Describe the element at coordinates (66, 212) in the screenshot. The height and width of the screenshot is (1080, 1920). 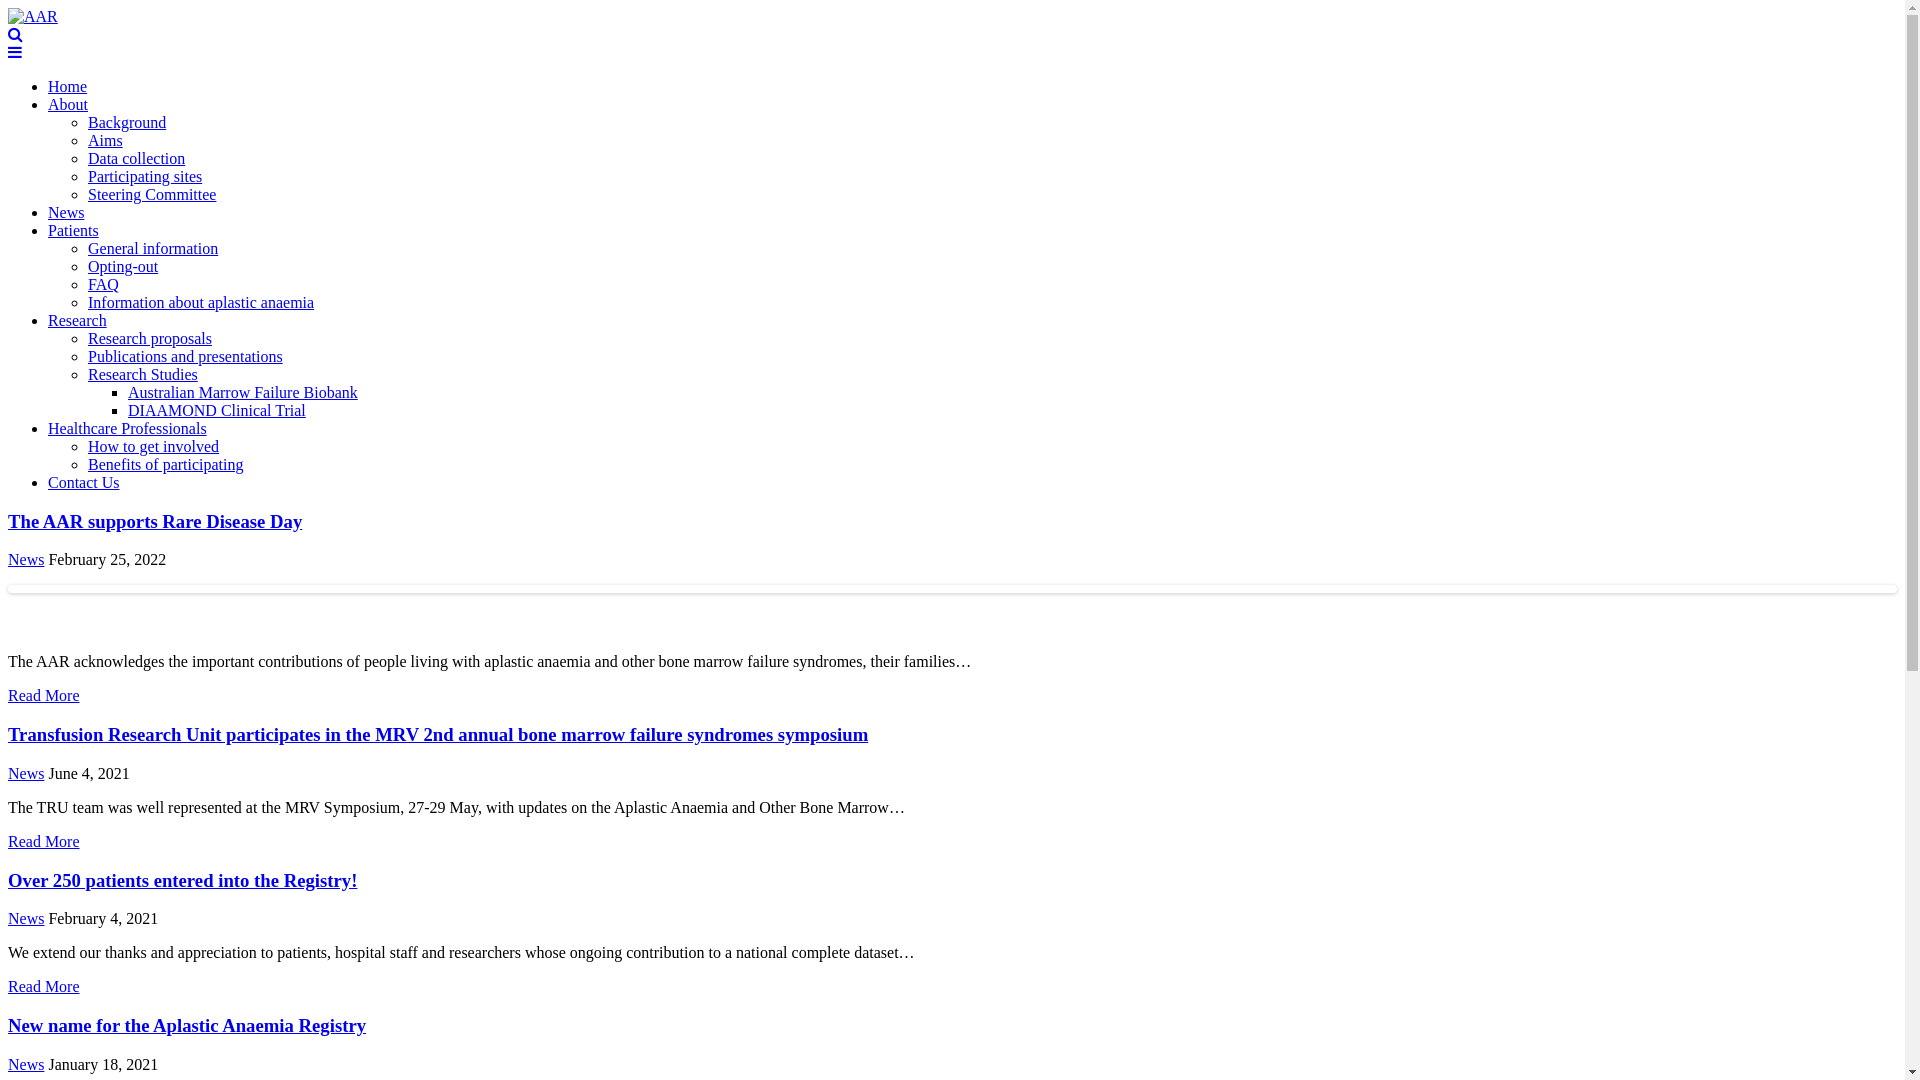
I see `'News'` at that location.